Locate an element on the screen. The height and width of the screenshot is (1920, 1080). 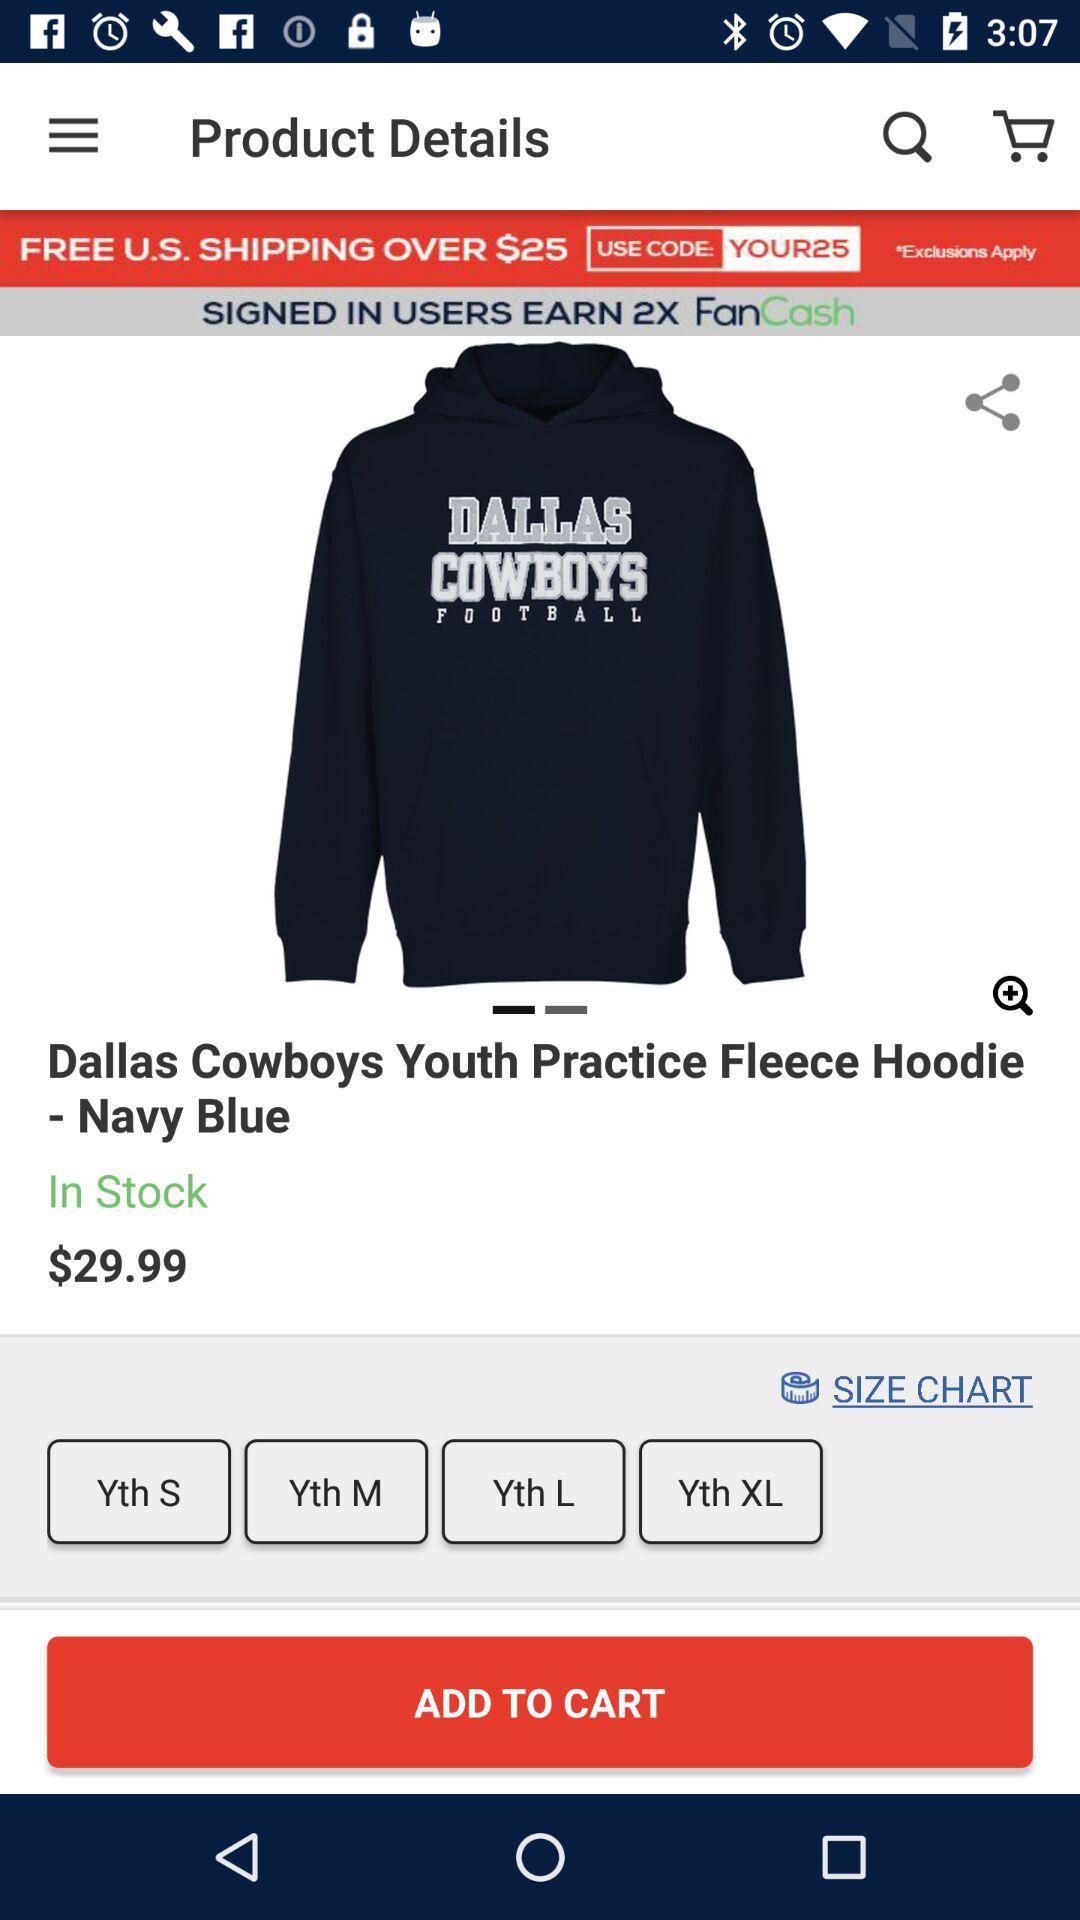
item to the left of yth xl is located at coordinates (532, 1491).